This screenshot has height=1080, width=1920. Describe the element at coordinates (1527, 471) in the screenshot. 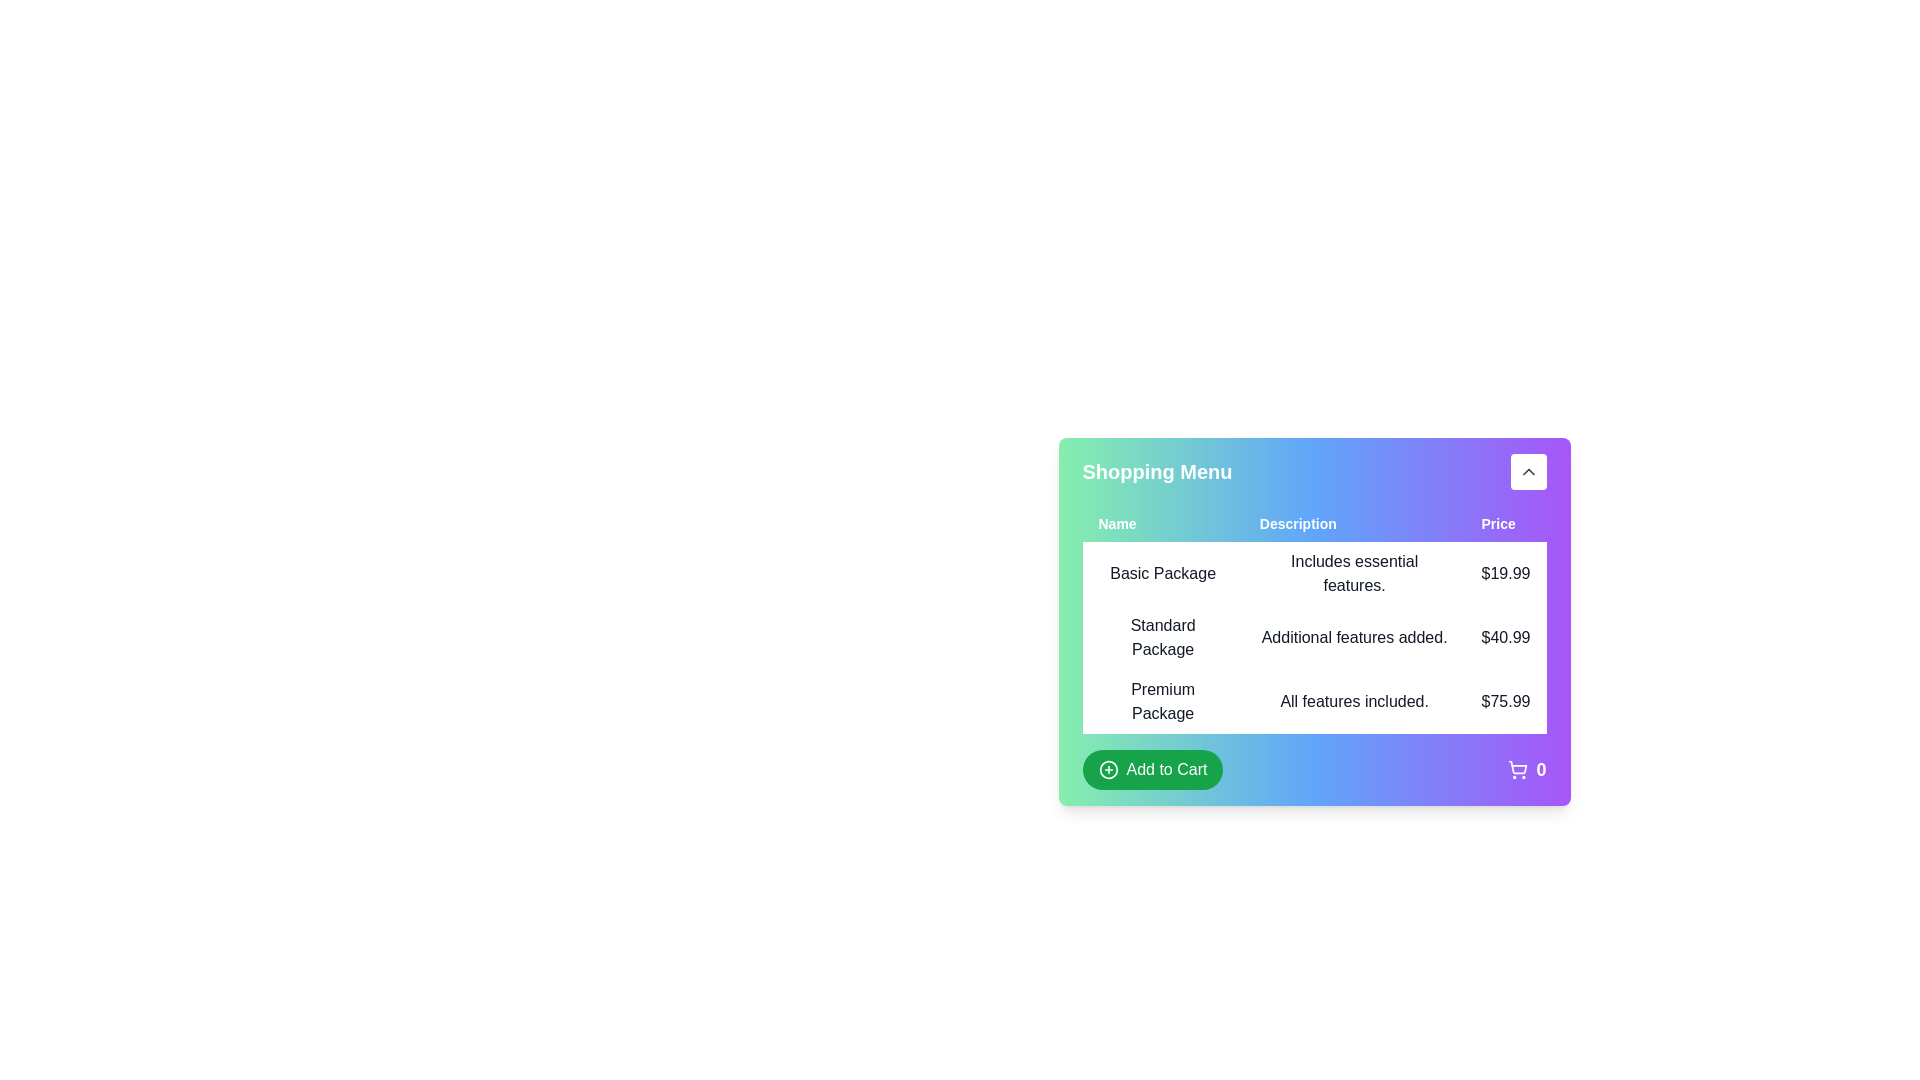

I see `the chevron arrow icon located inside a rounded white button at the top-right corner of the purple rectangular UI section` at that location.